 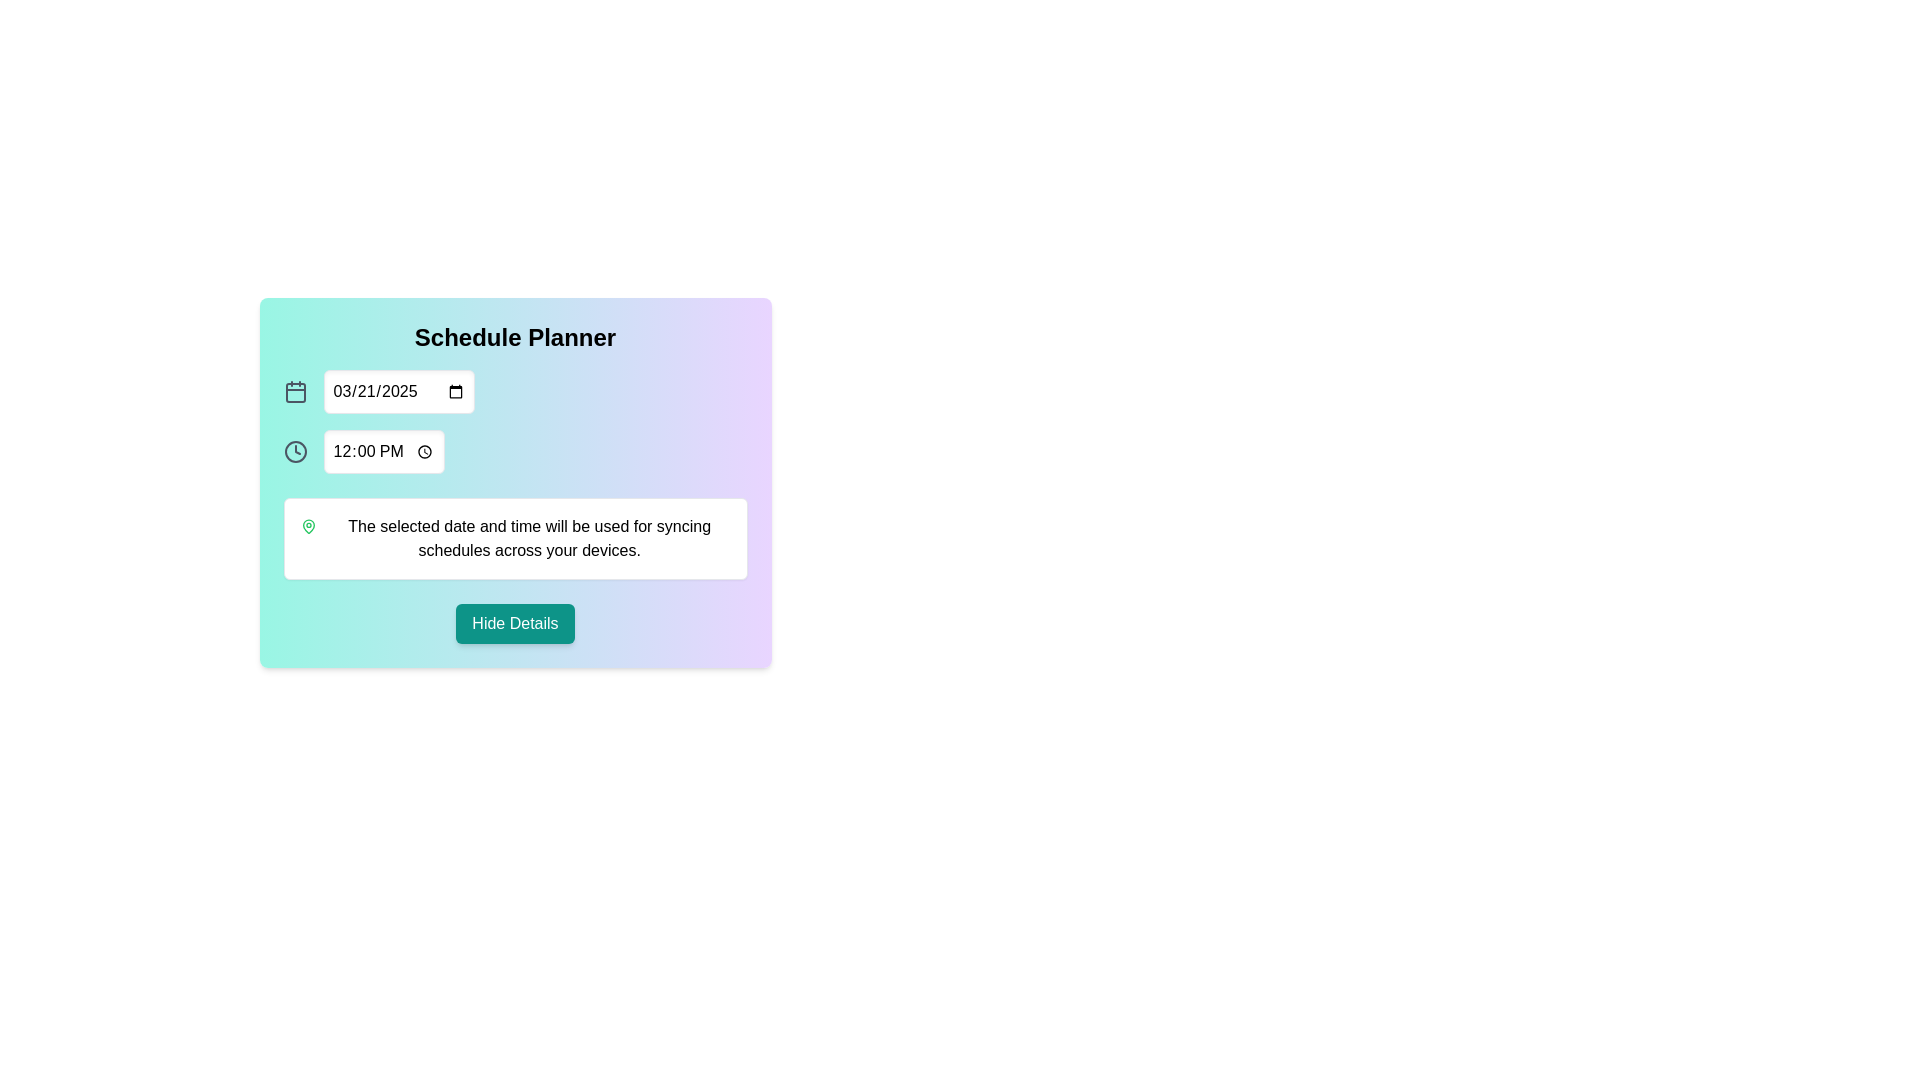 What do you see at coordinates (307, 526) in the screenshot?
I see `the decorative icon located to the left of the text block that indicates syncing schedules across devices` at bounding box center [307, 526].